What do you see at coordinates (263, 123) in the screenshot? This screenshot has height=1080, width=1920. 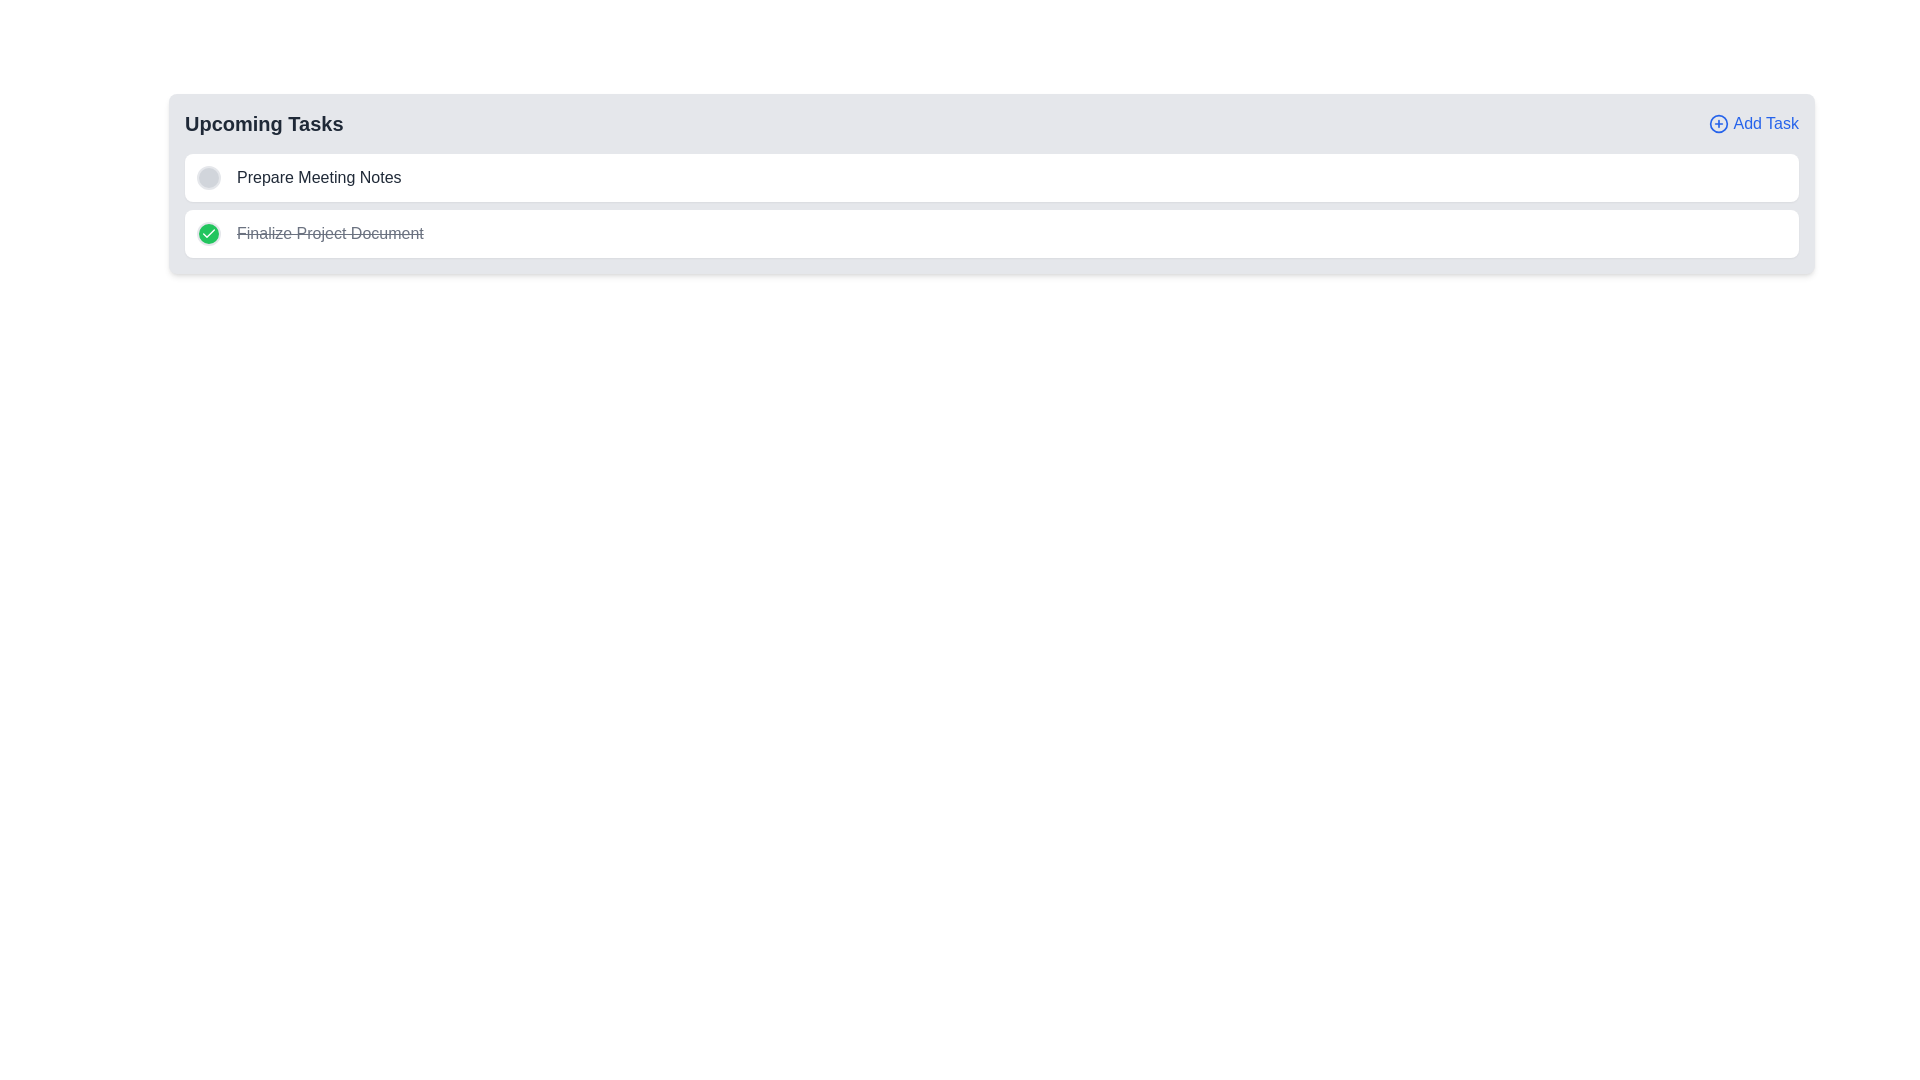 I see `the text 'Upcoming Tasks' for interaction` at bounding box center [263, 123].